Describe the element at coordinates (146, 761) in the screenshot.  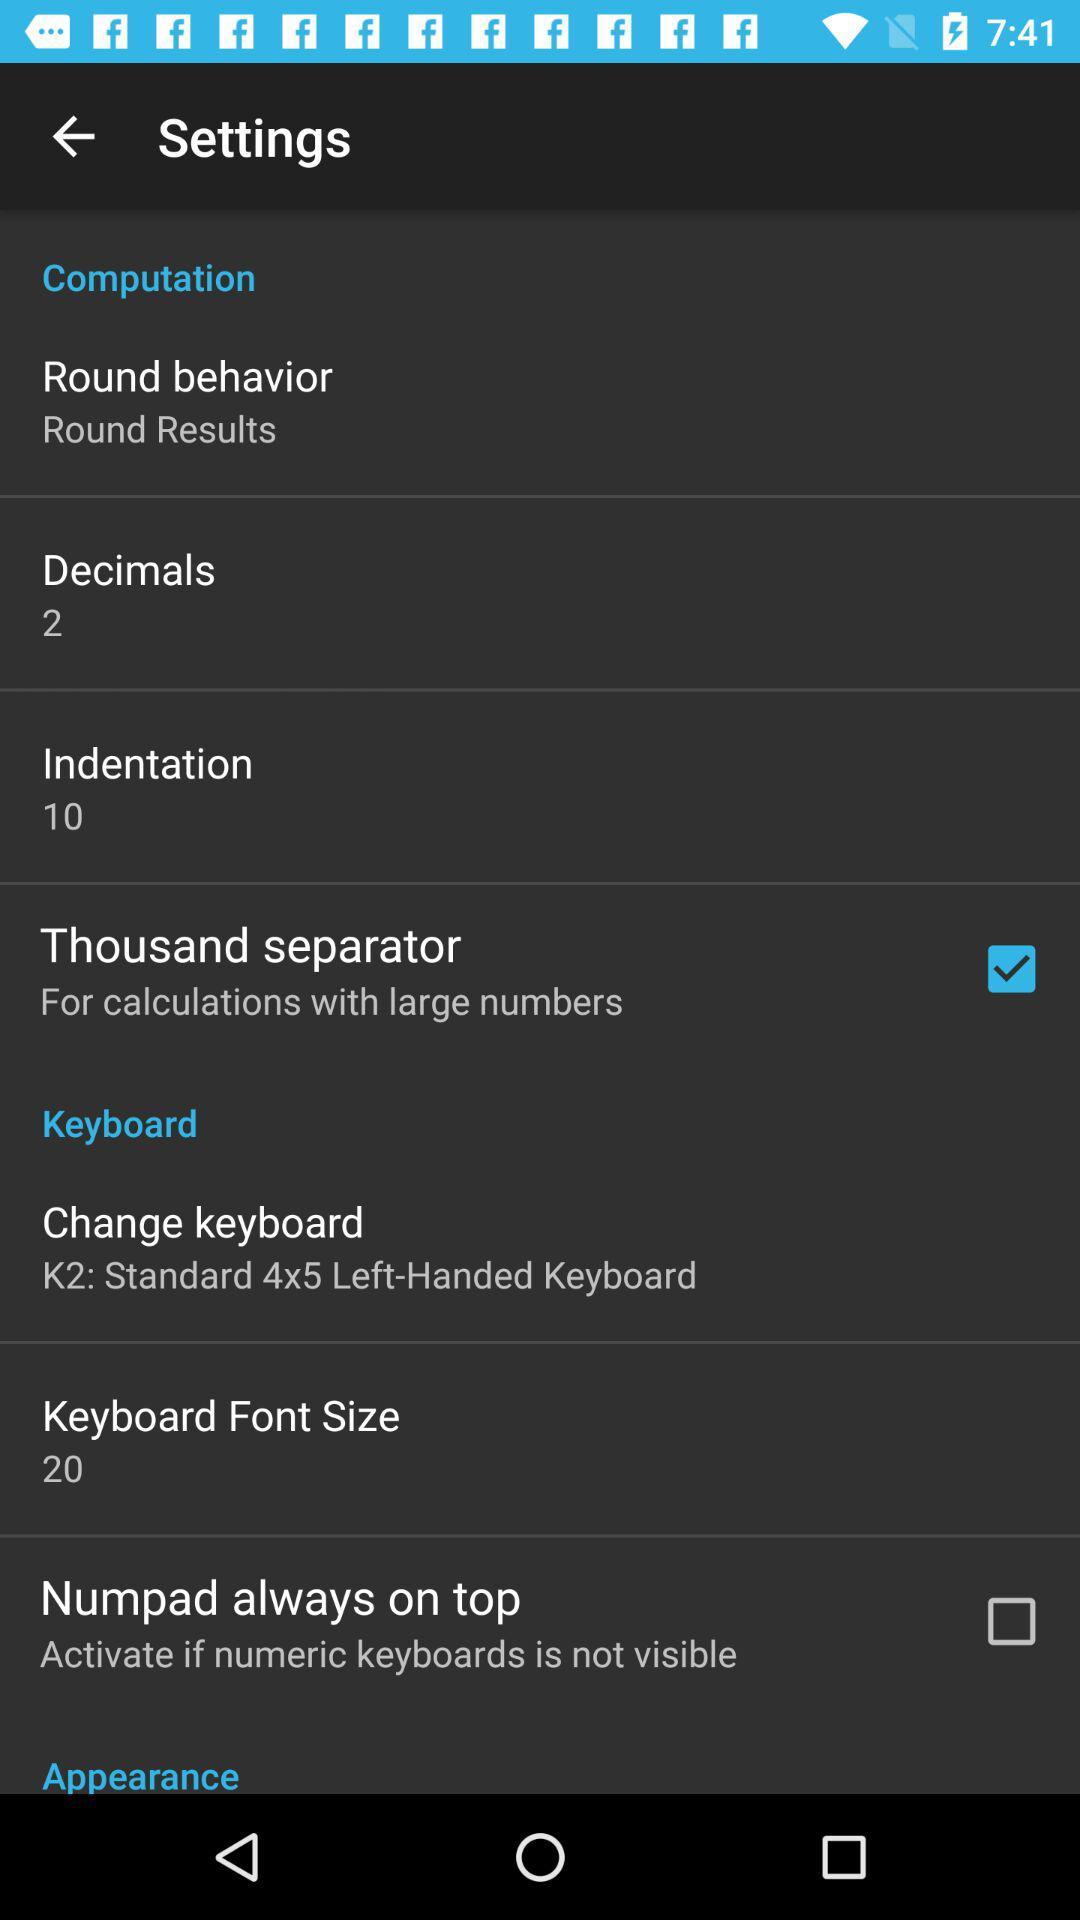
I see `the indentation icon` at that location.